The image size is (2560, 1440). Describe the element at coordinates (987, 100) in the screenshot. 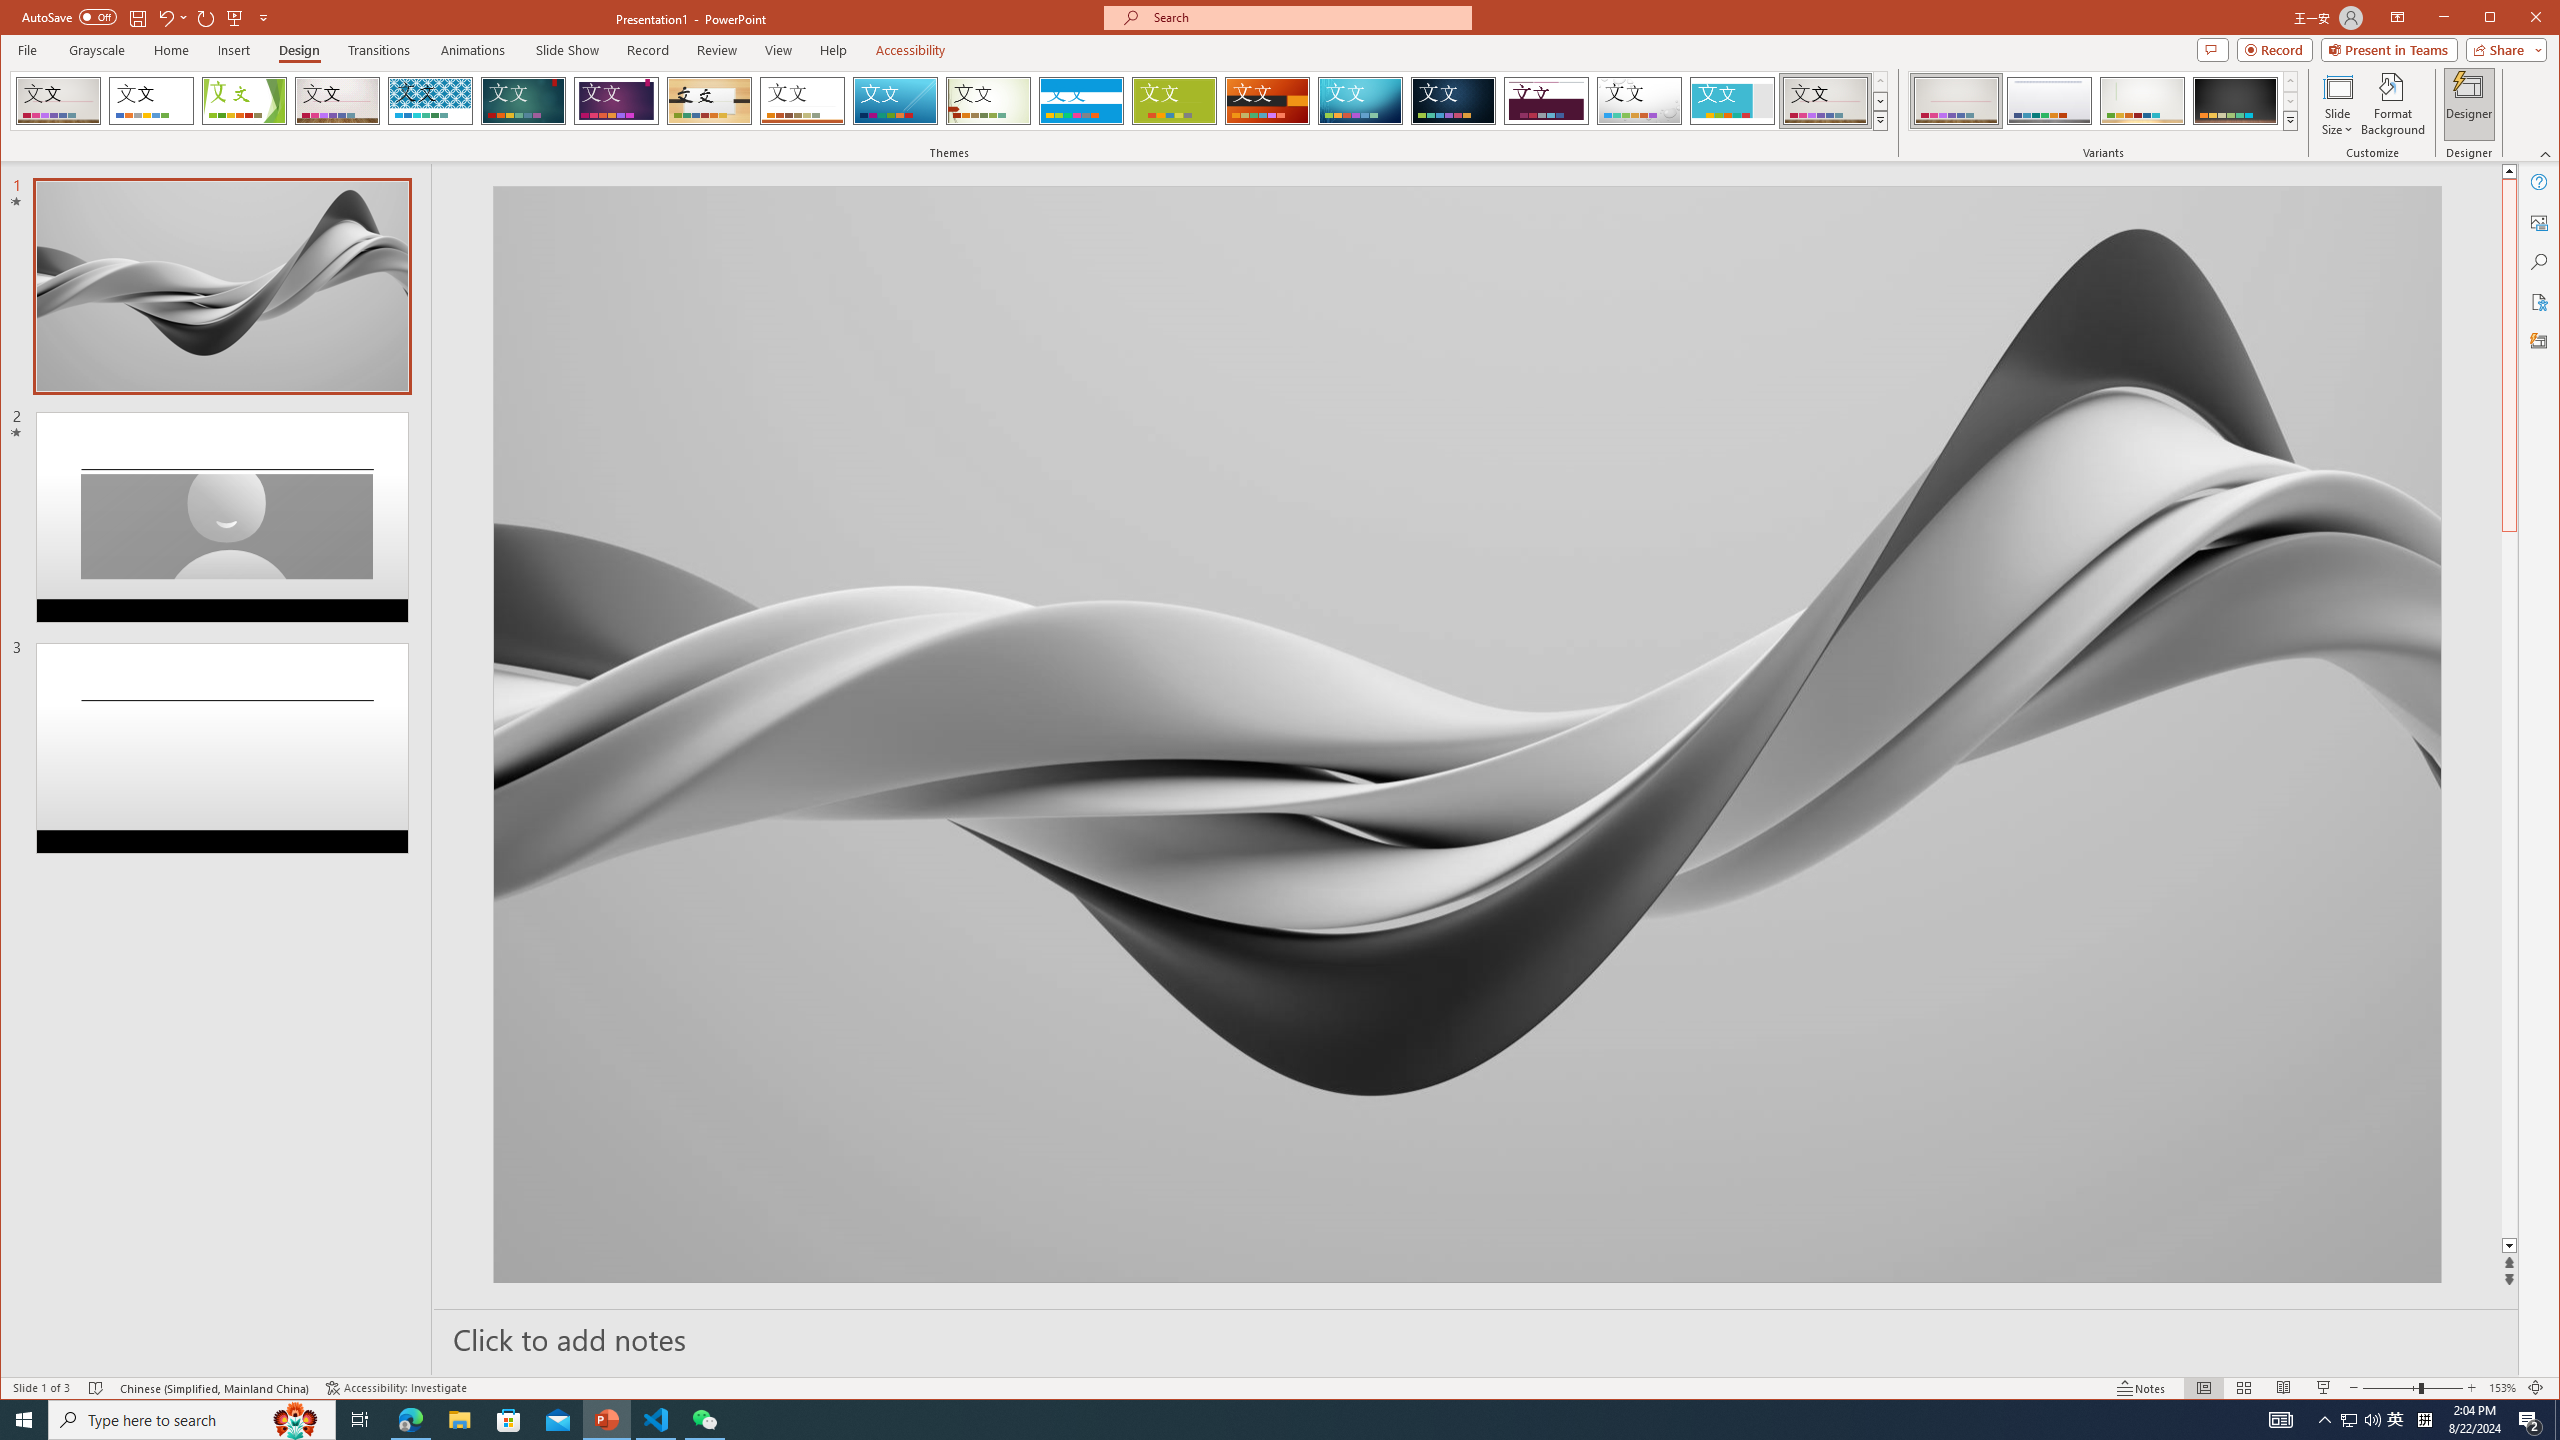

I see `'Wisp'` at that location.